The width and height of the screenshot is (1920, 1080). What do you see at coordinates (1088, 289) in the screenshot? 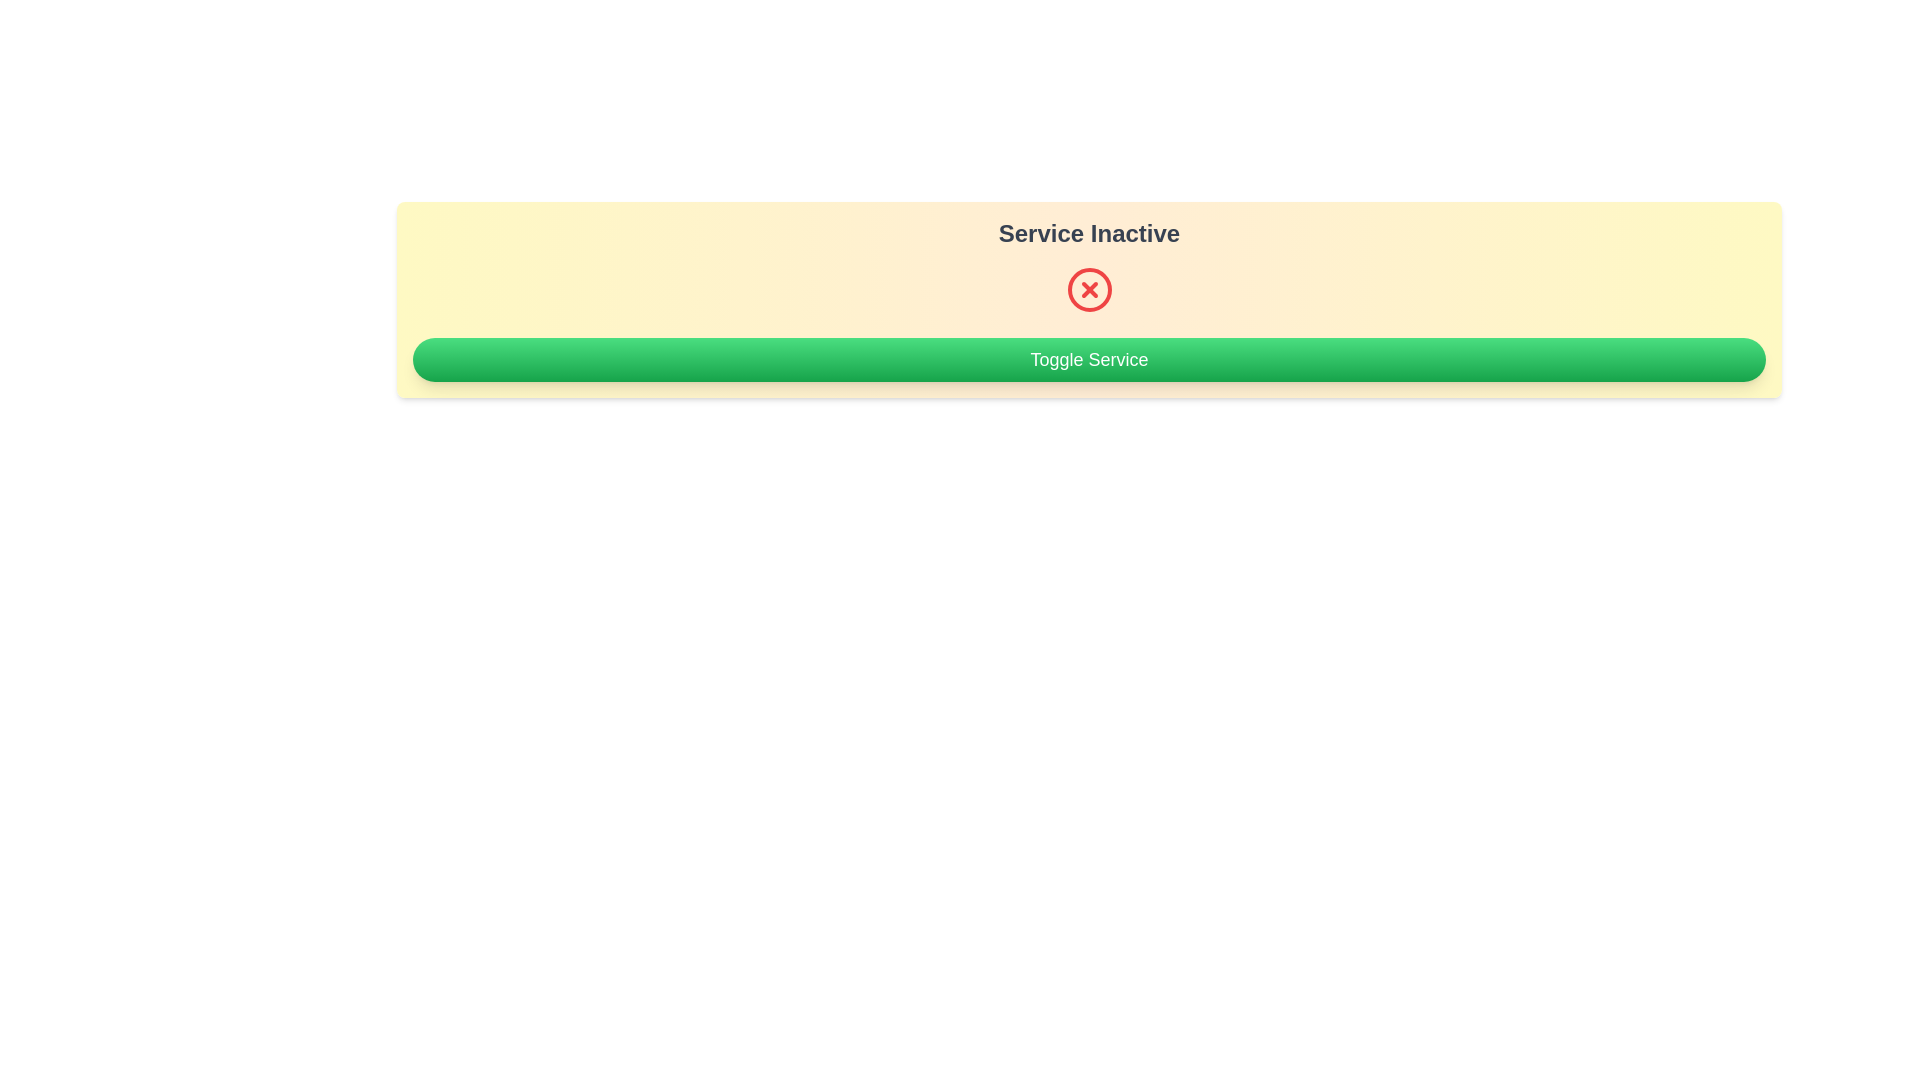
I see `the circular icon with a red border and a red cross, which indicates a negative or dismissal action, located between the 'Service Inactive' label and the 'Toggle Service' button` at bounding box center [1088, 289].